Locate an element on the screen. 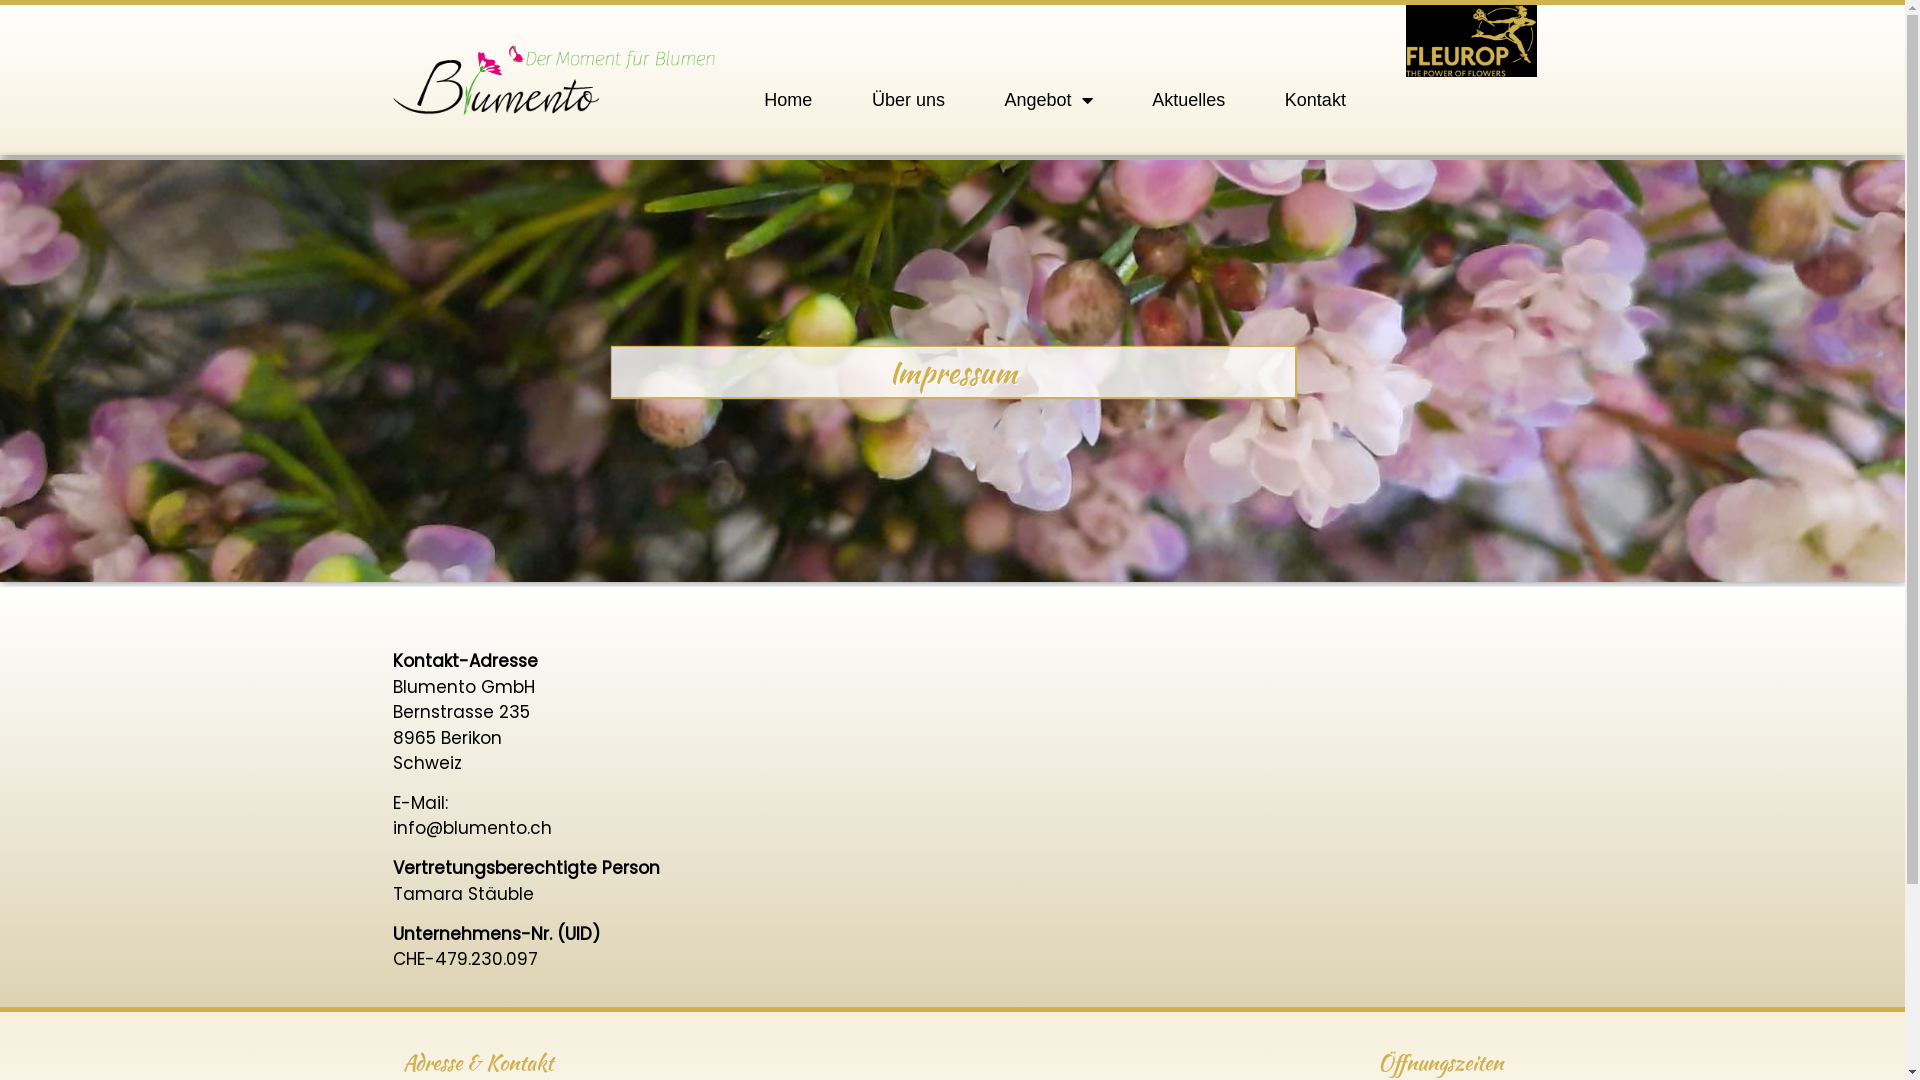  'Aktuelles' is located at coordinates (1188, 100).